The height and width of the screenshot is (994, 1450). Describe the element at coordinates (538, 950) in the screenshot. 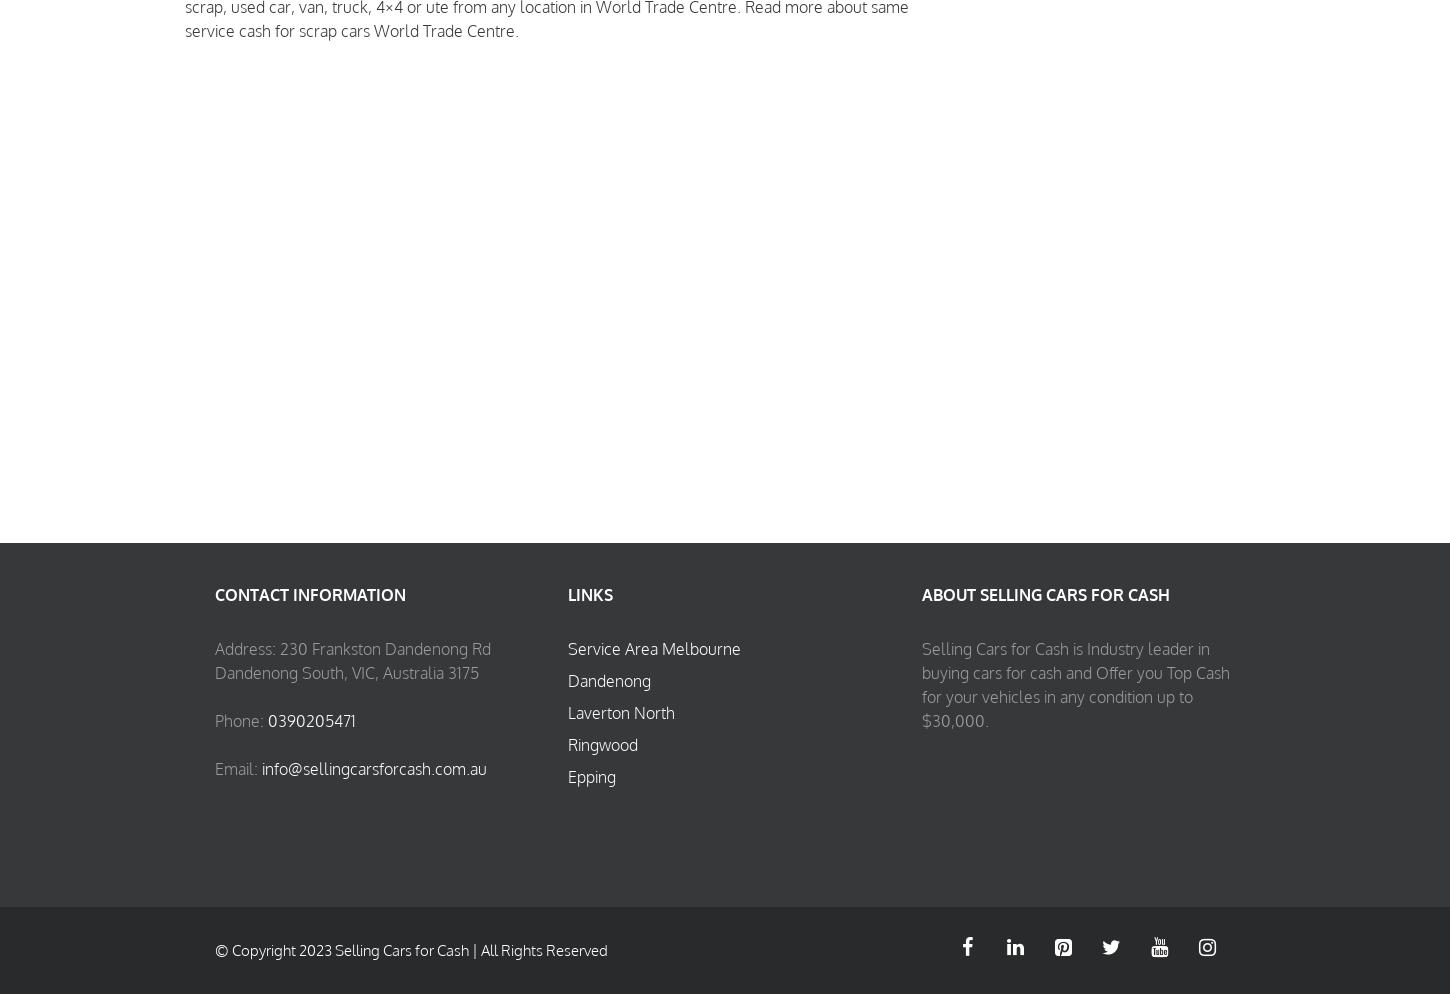

I see `'| All Rights Reserved'` at that location.